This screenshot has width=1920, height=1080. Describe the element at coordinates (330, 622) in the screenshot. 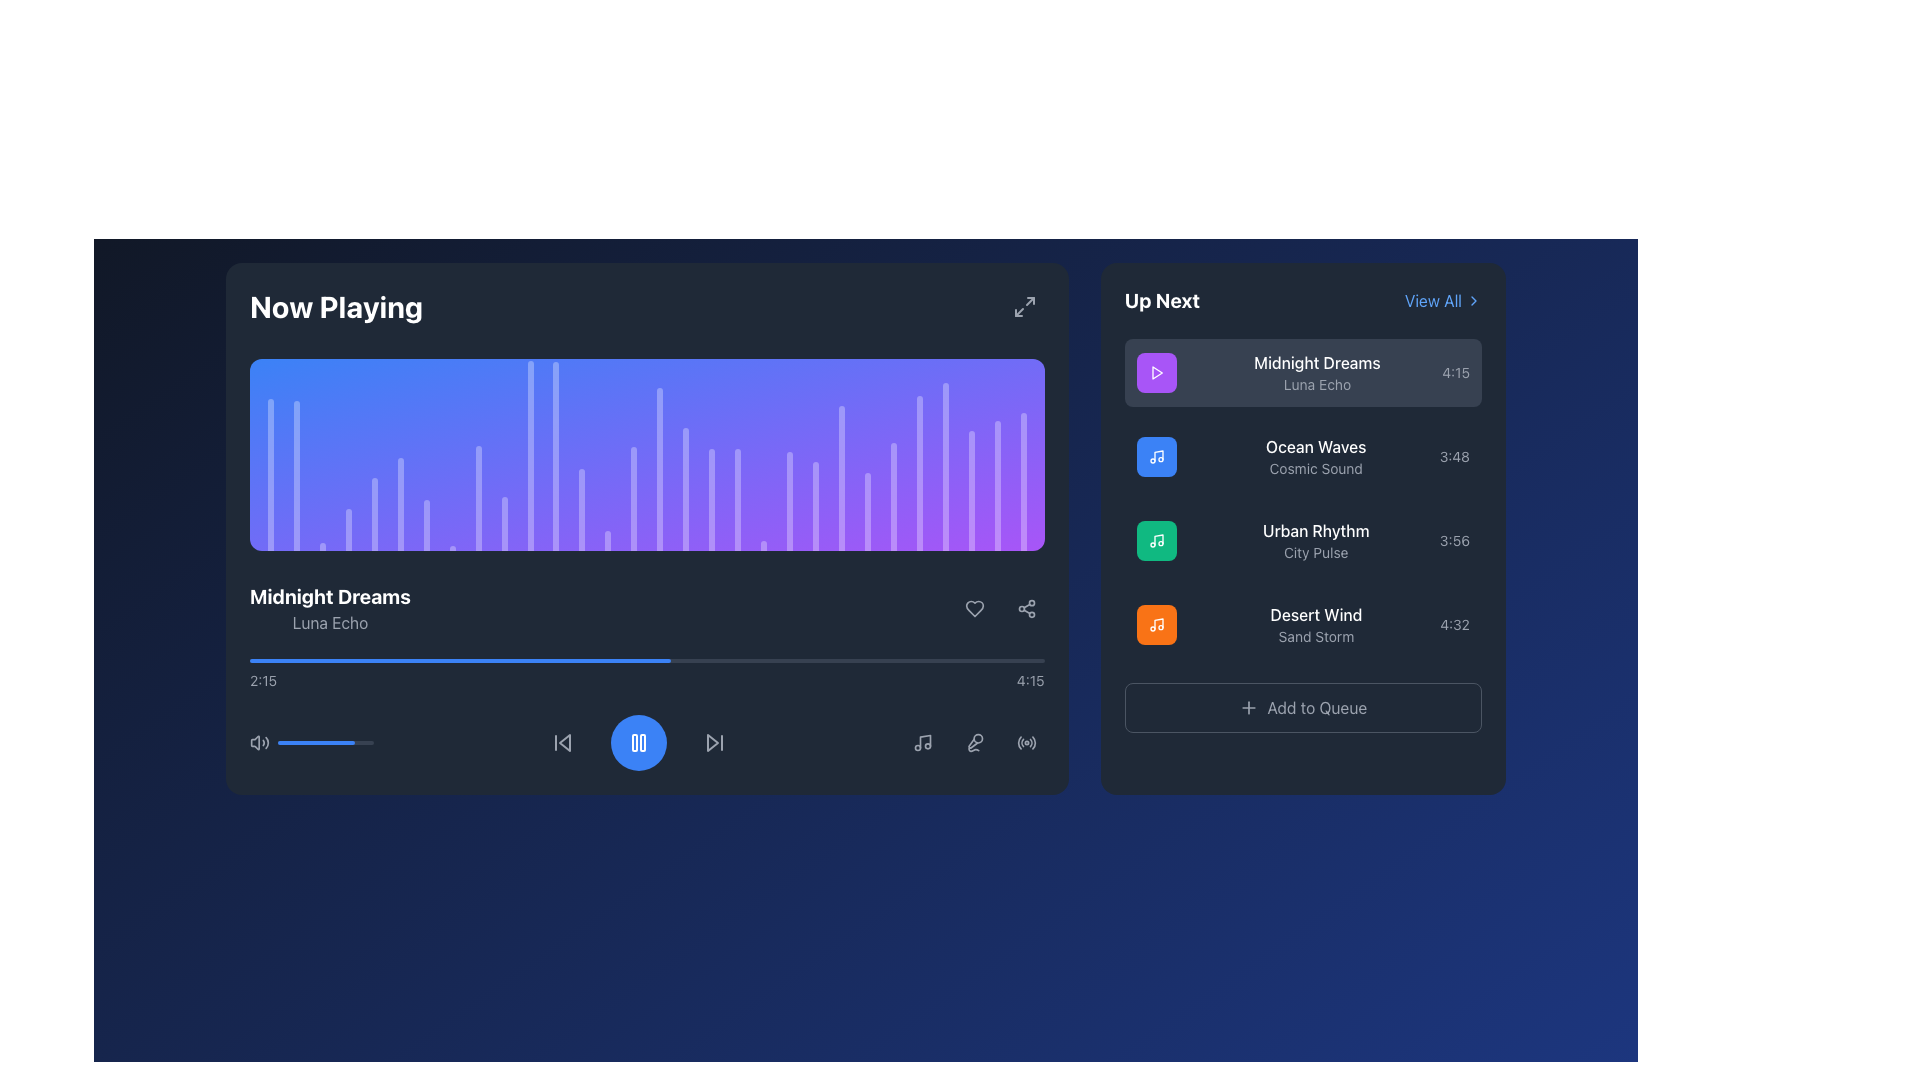

I see `text label 'Luna Echo' located in the 'Now Playing' section beneath 'Midnight Dreams' in the left panel of the interface` at that location.